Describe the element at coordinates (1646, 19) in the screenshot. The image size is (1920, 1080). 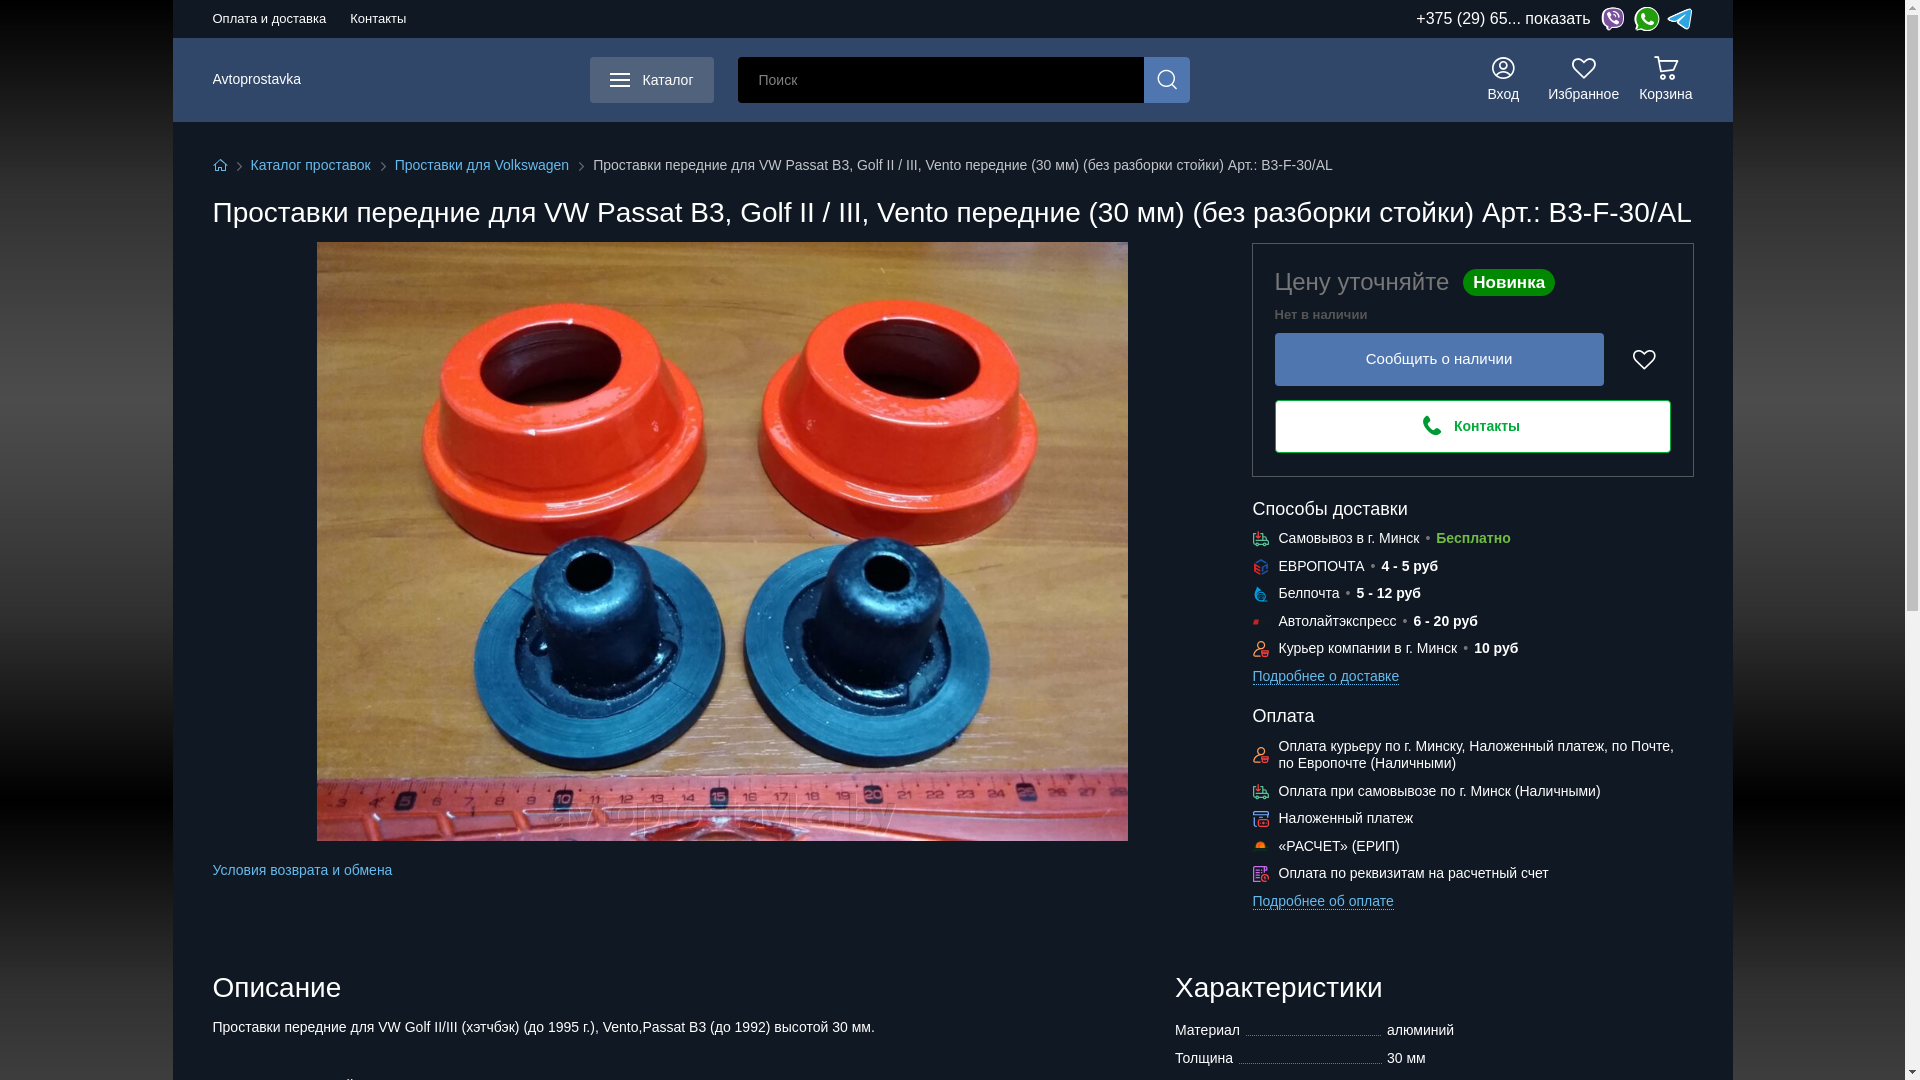
I see `'WhatsApp'` at that location.